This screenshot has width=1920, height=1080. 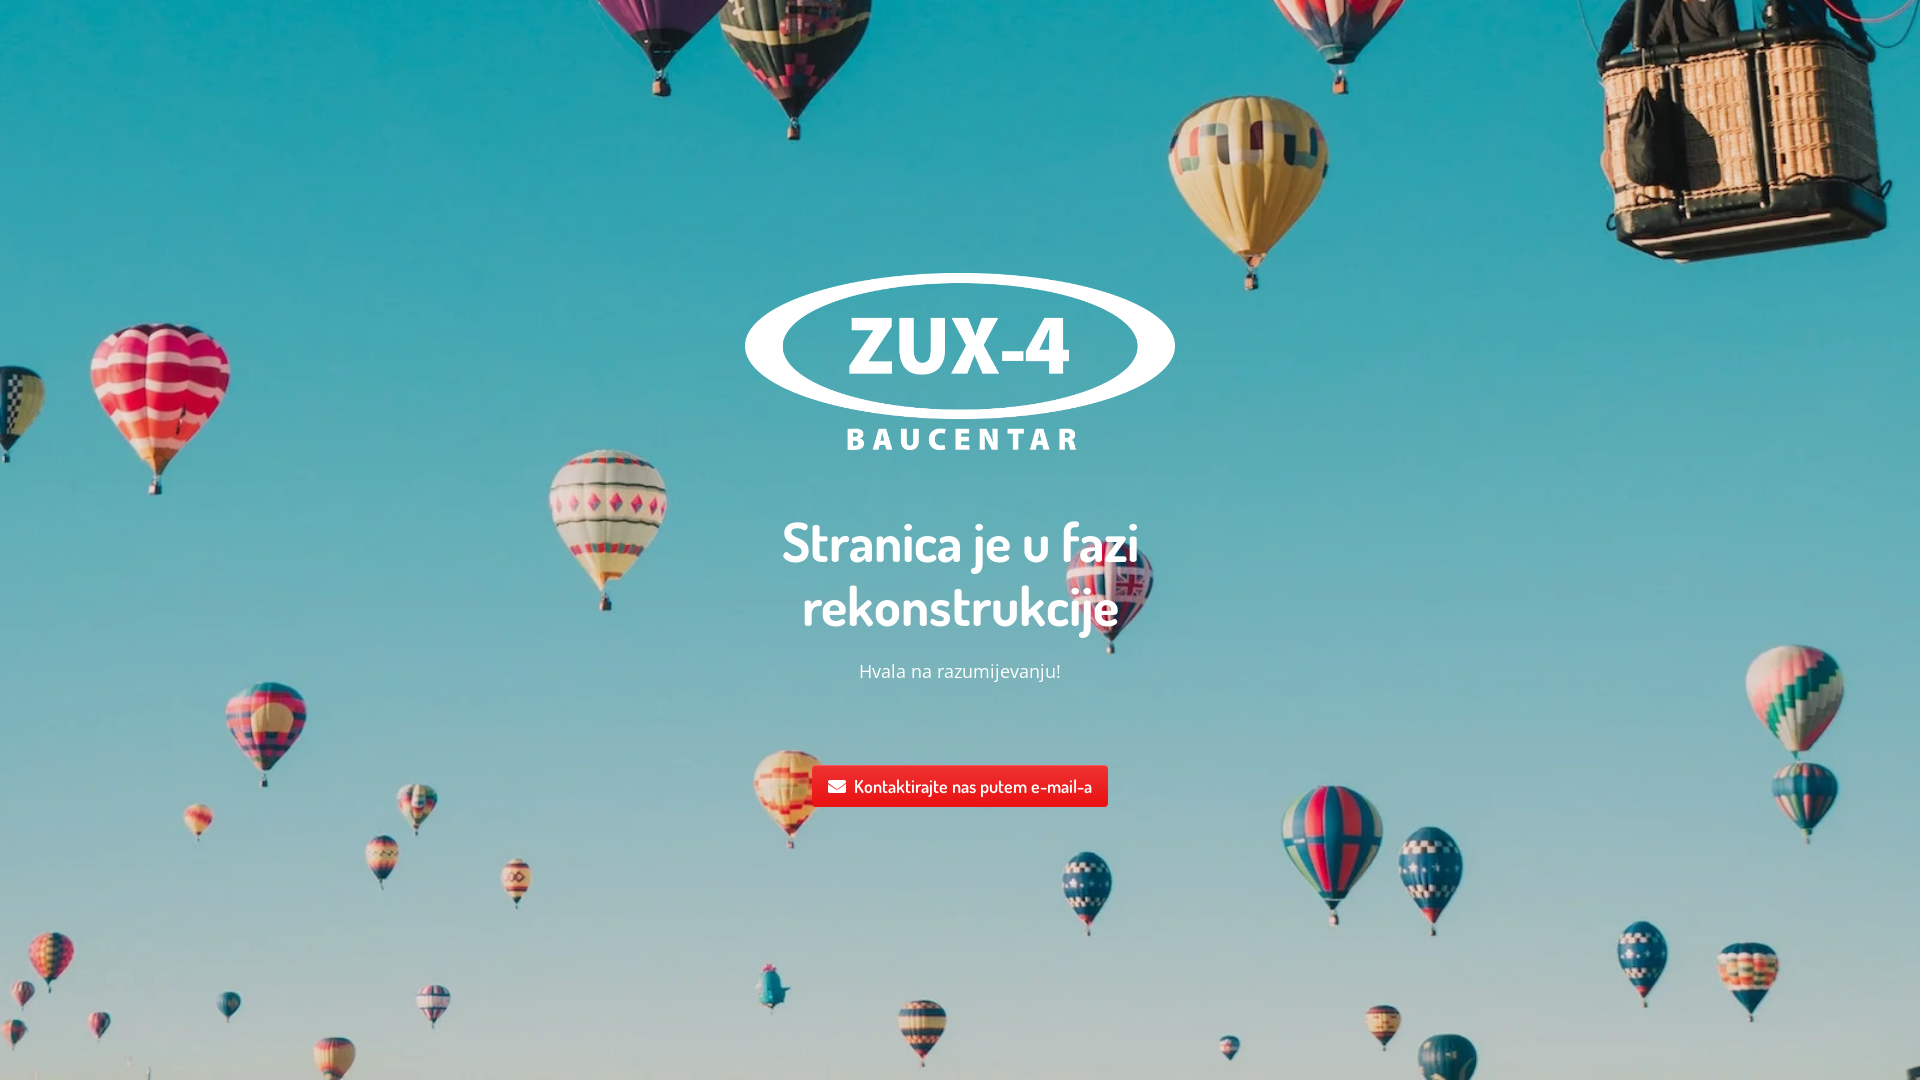 I want to click on 'Kontaktirajte nas putem e-mail-a', so click(x=960, y=785).